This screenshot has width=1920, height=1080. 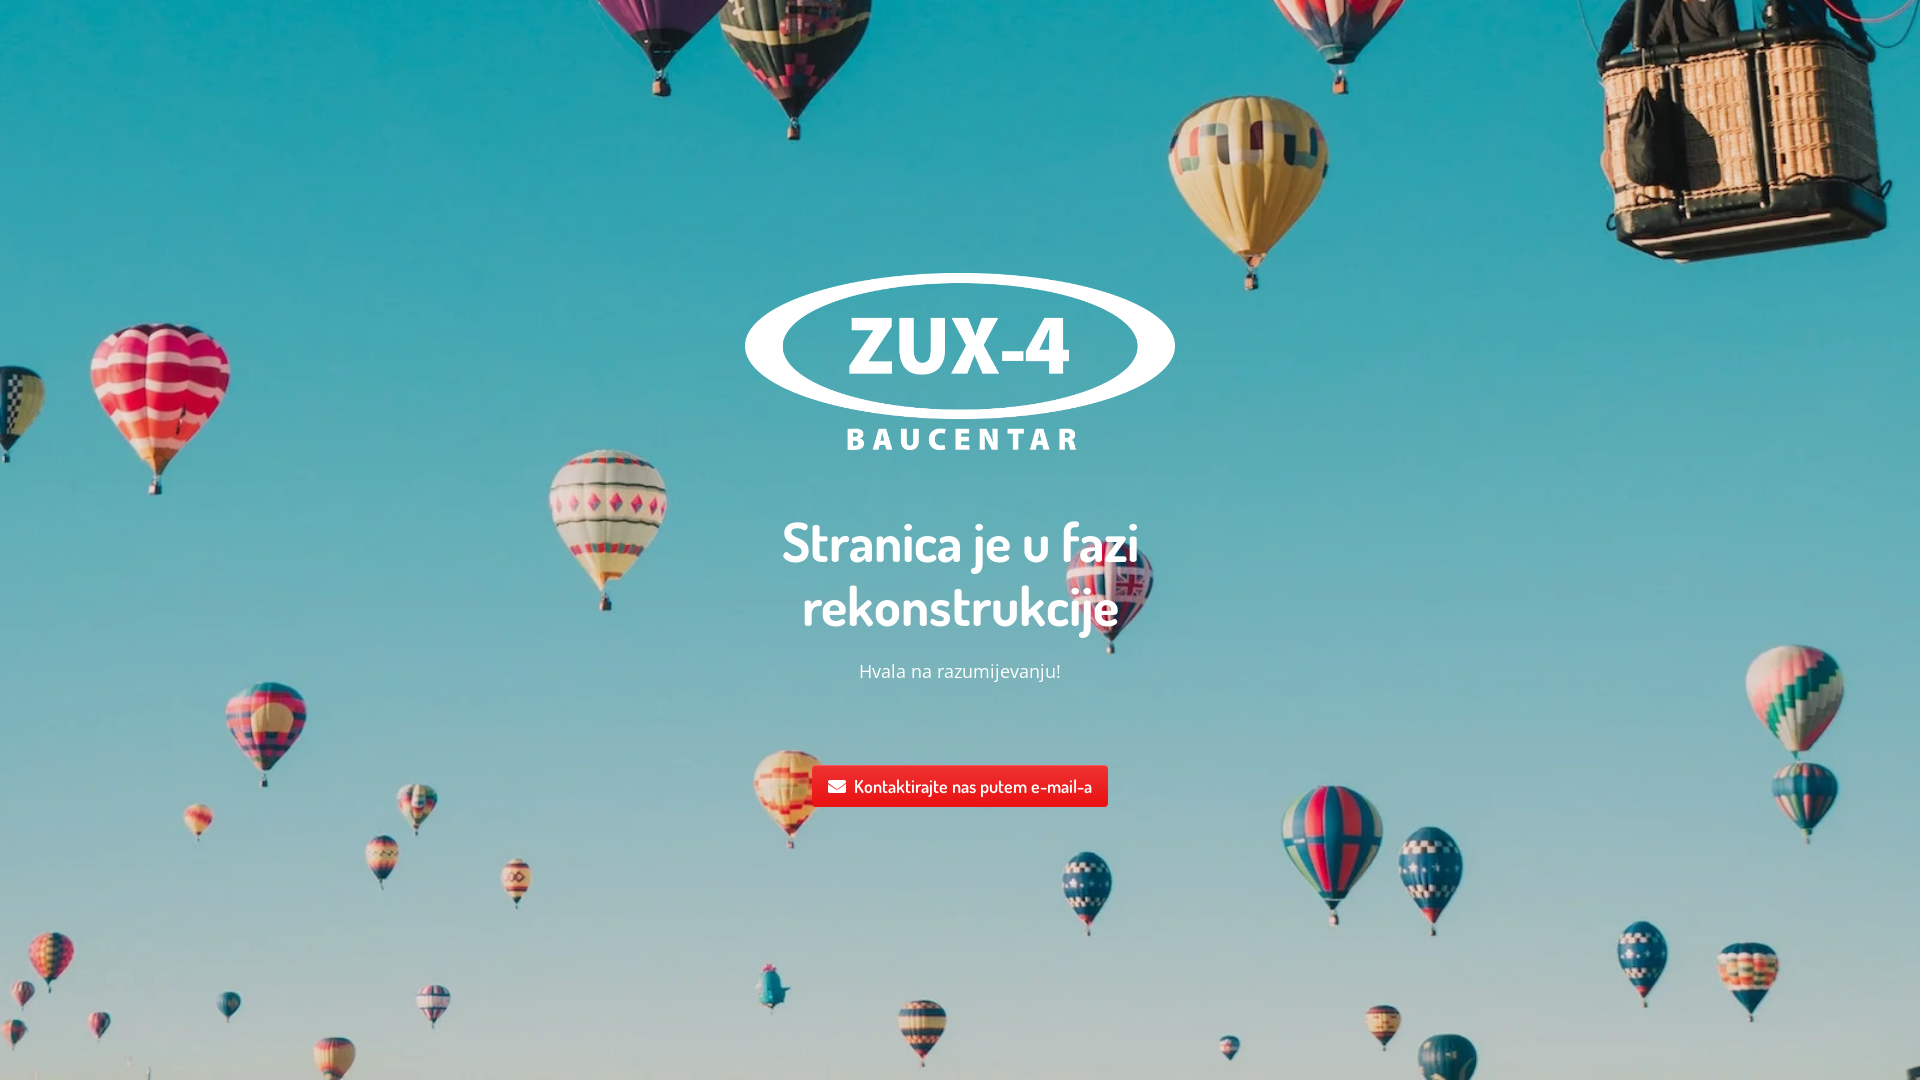 I want to click on 'Kontaktirajte nas putem e-mail-a', so click(x=960, y=785).